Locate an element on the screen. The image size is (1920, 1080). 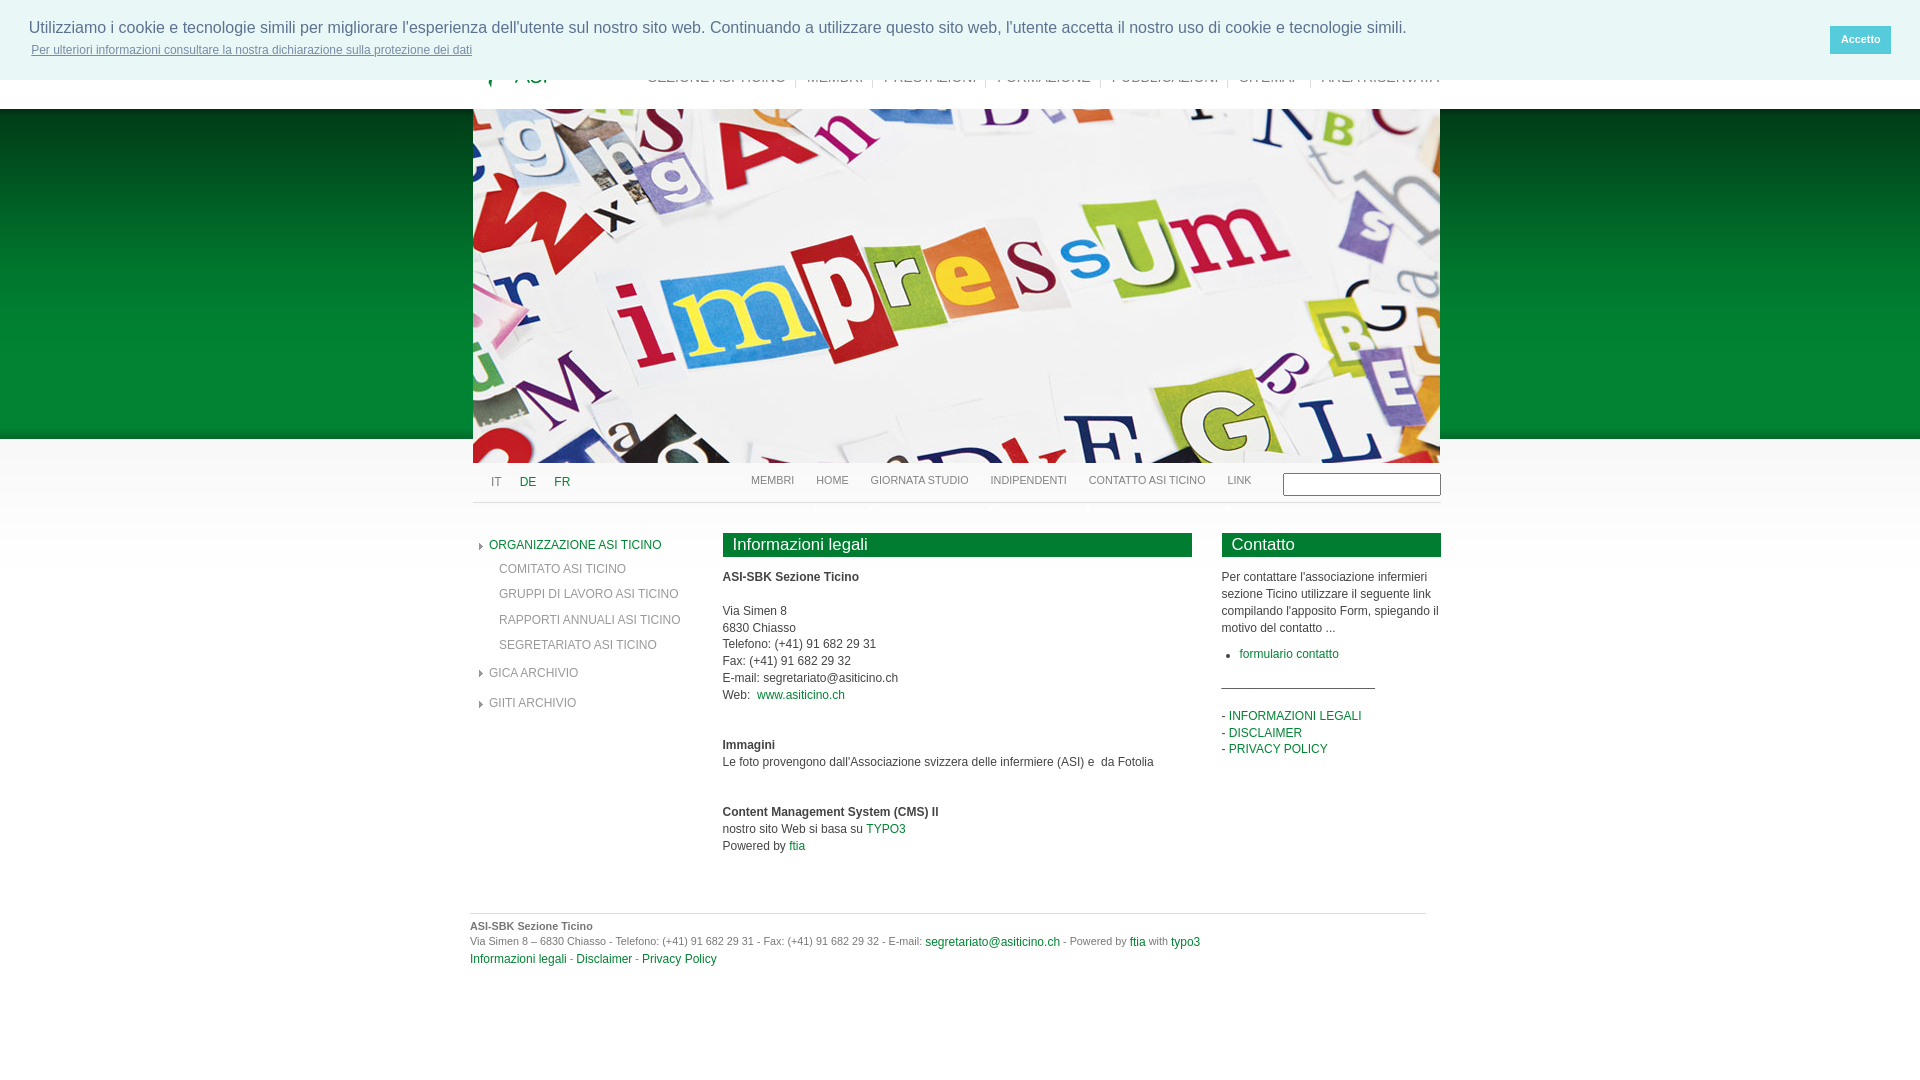
'ORGANIZZAZIONE ASI TICINO' is located at coordinates (574, 544).